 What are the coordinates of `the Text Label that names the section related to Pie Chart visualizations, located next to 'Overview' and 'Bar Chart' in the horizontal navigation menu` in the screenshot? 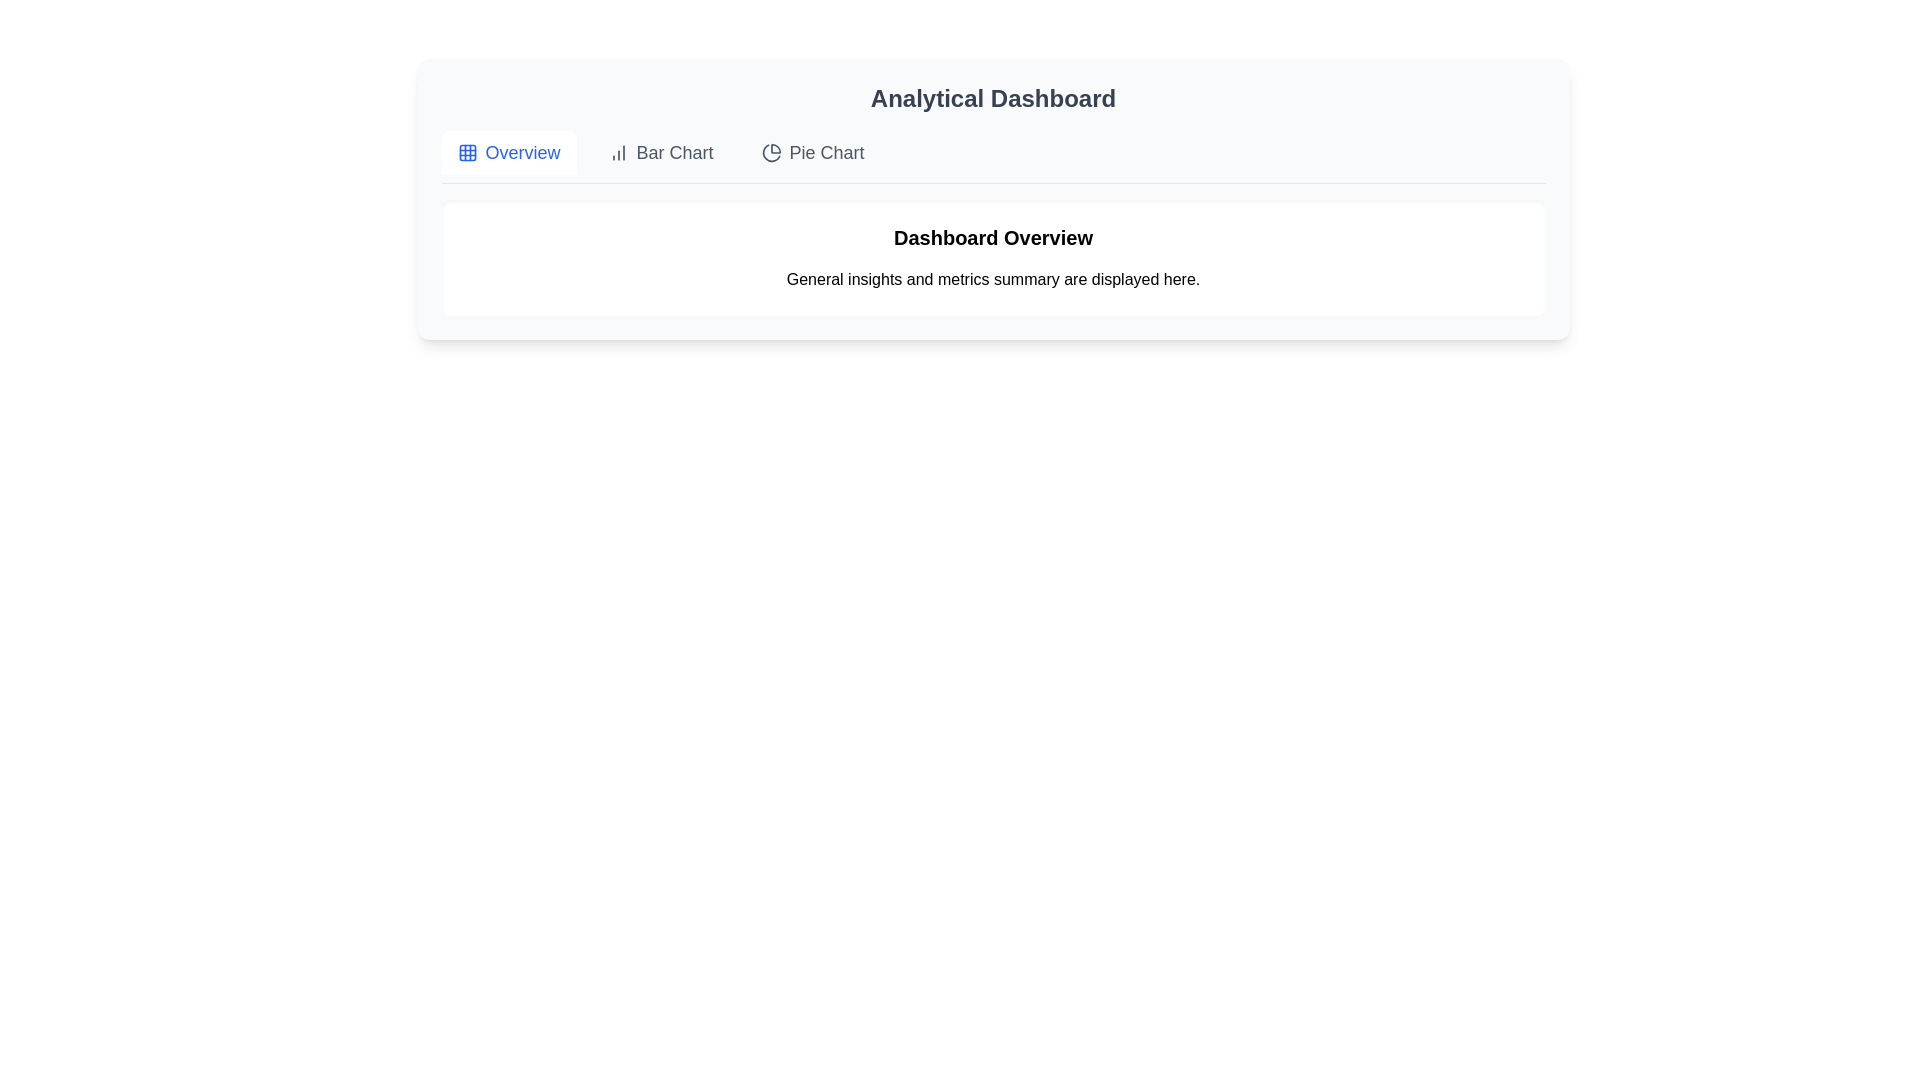 It's located at (827, 152).